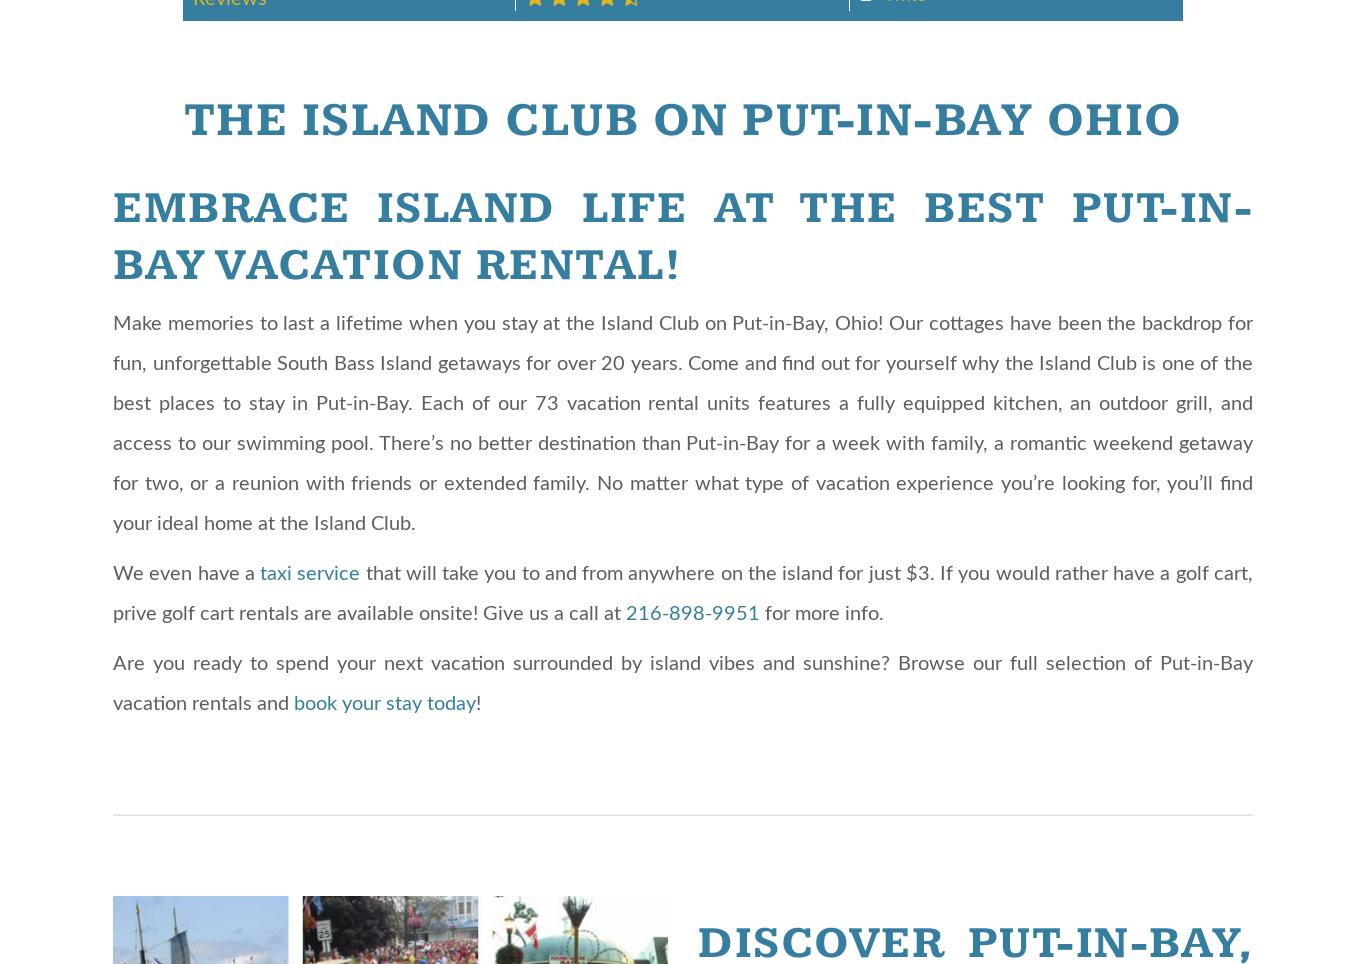 The height and width of the screenshot is (964, 1366). Describe the element at coordinates (625, 613) in the screenshot. I see `'216-898-9951'` at that location.